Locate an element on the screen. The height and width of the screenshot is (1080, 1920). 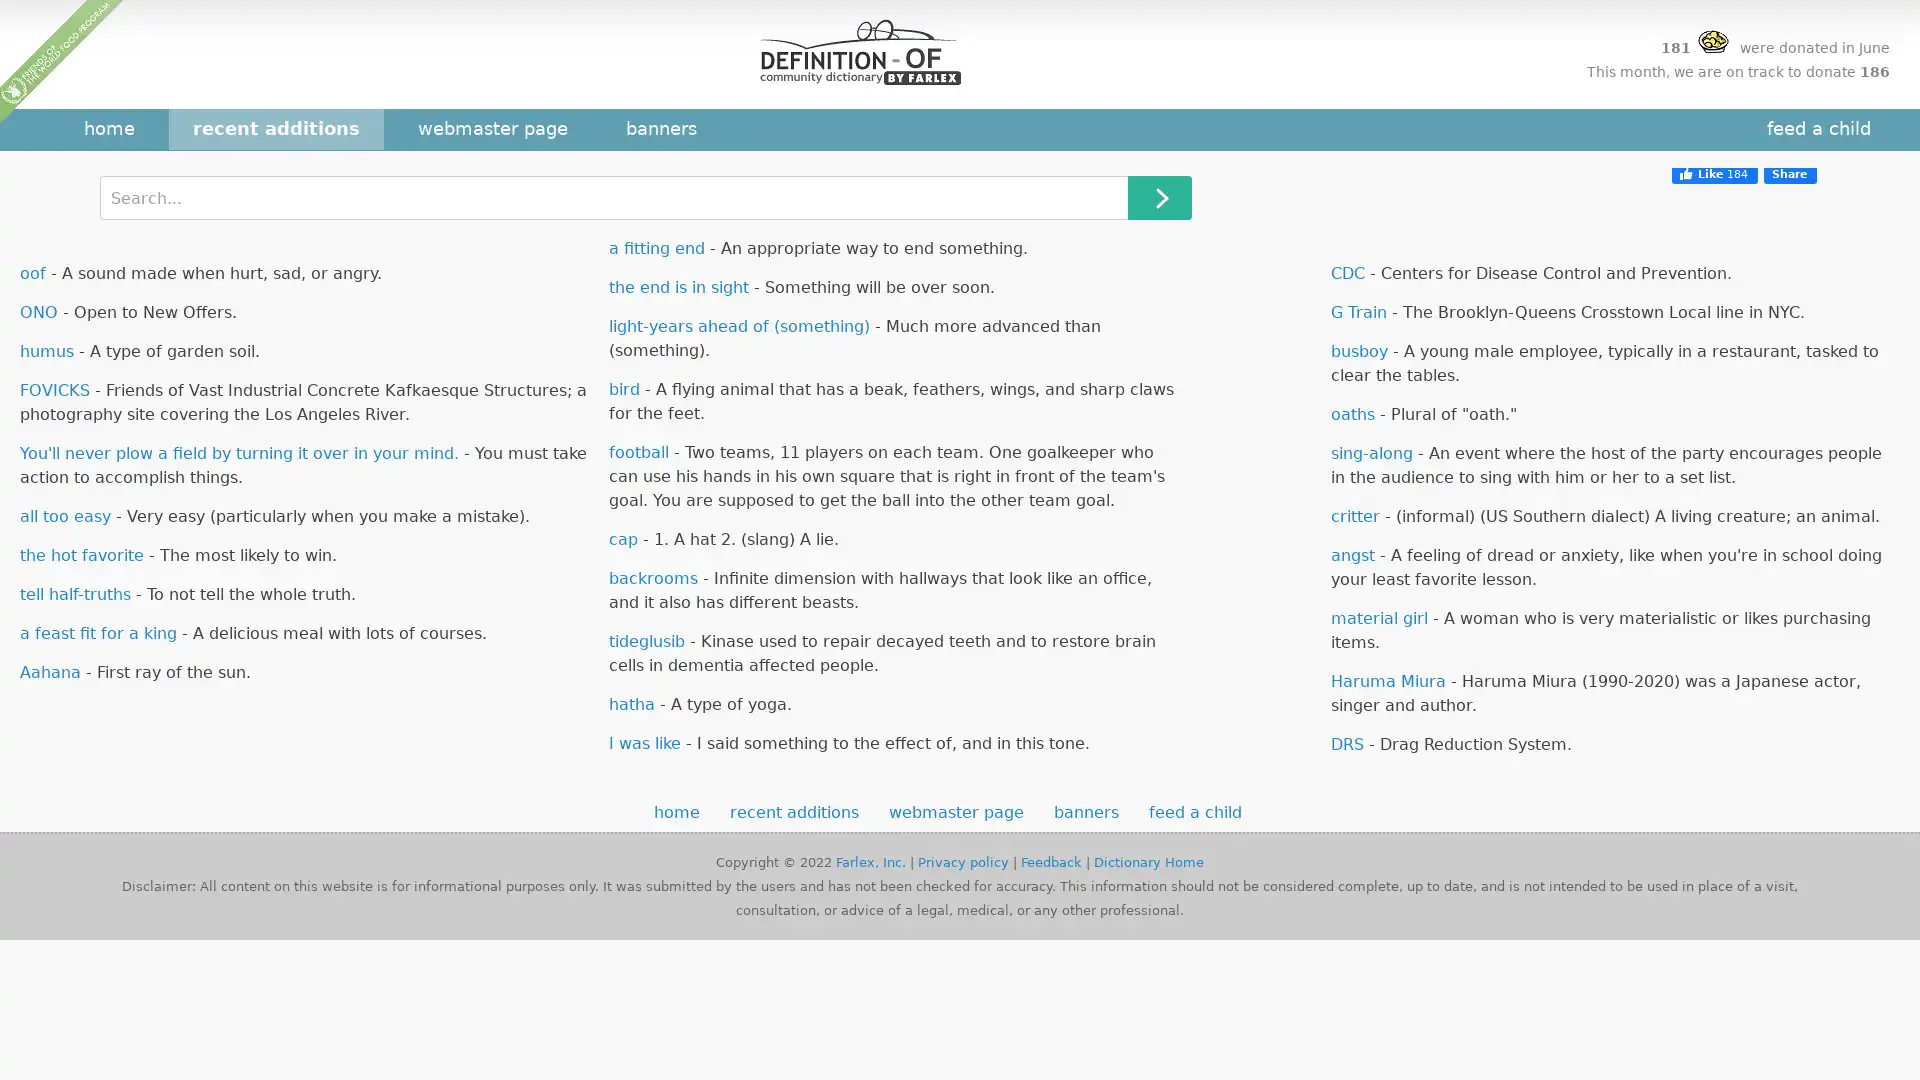
Search is located at coordinates (1160, 197).